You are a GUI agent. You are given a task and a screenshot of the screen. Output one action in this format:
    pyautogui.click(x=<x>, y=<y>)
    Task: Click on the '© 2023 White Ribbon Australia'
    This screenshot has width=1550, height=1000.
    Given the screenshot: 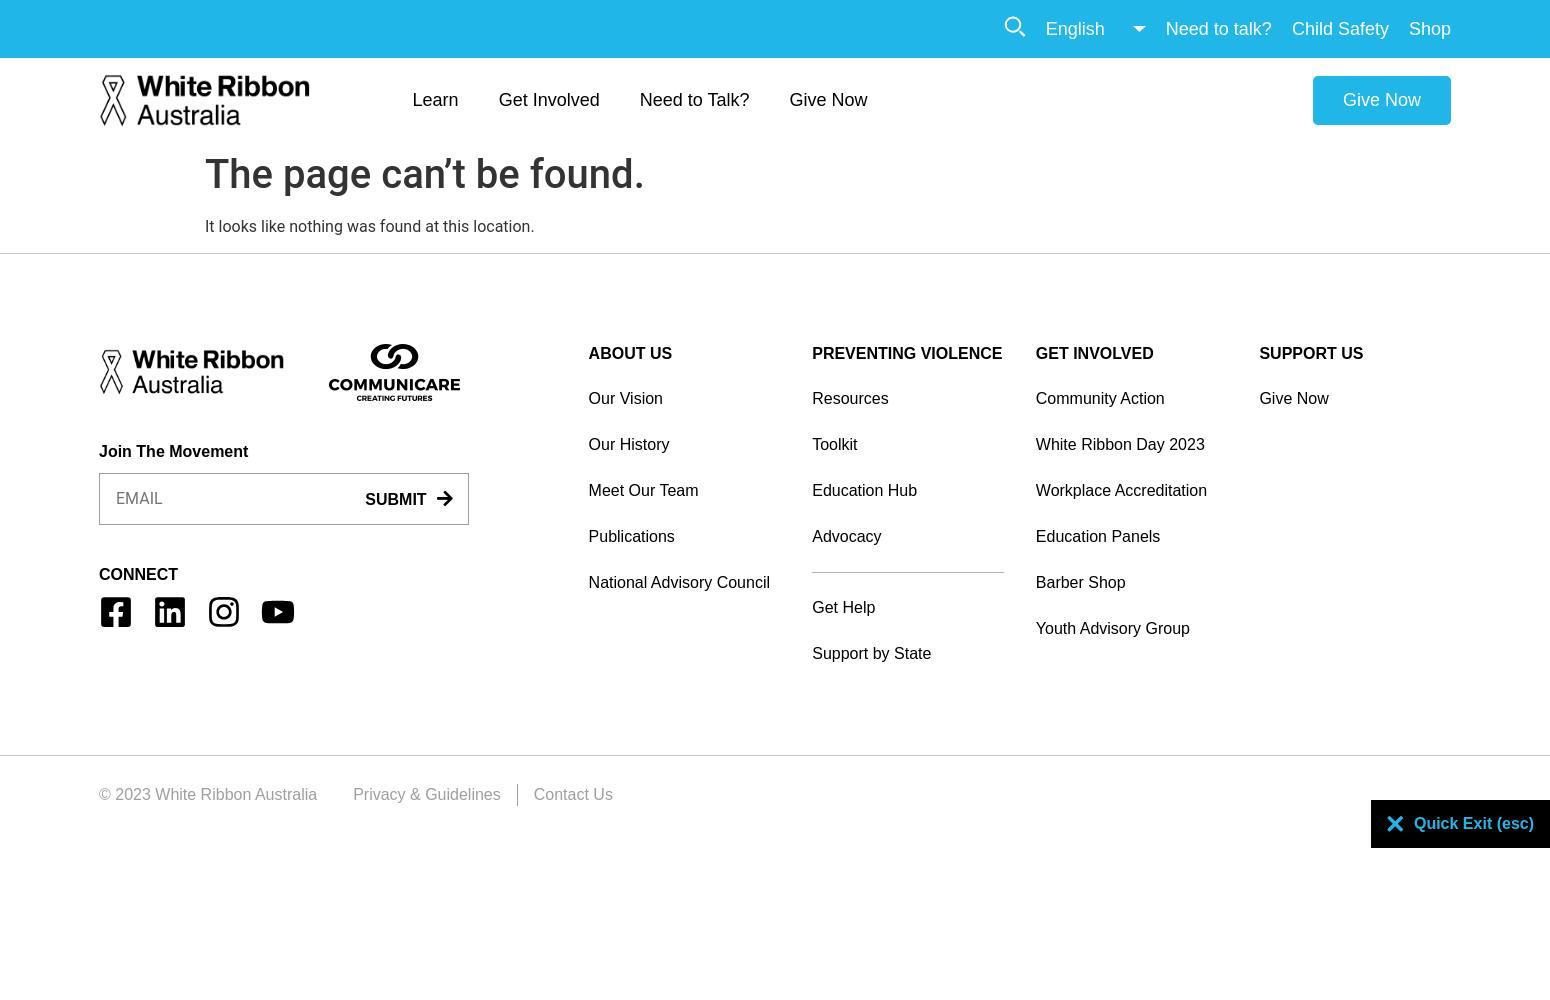 What is the action you would take?
    pyautogui.click(x=207, y=793)
    